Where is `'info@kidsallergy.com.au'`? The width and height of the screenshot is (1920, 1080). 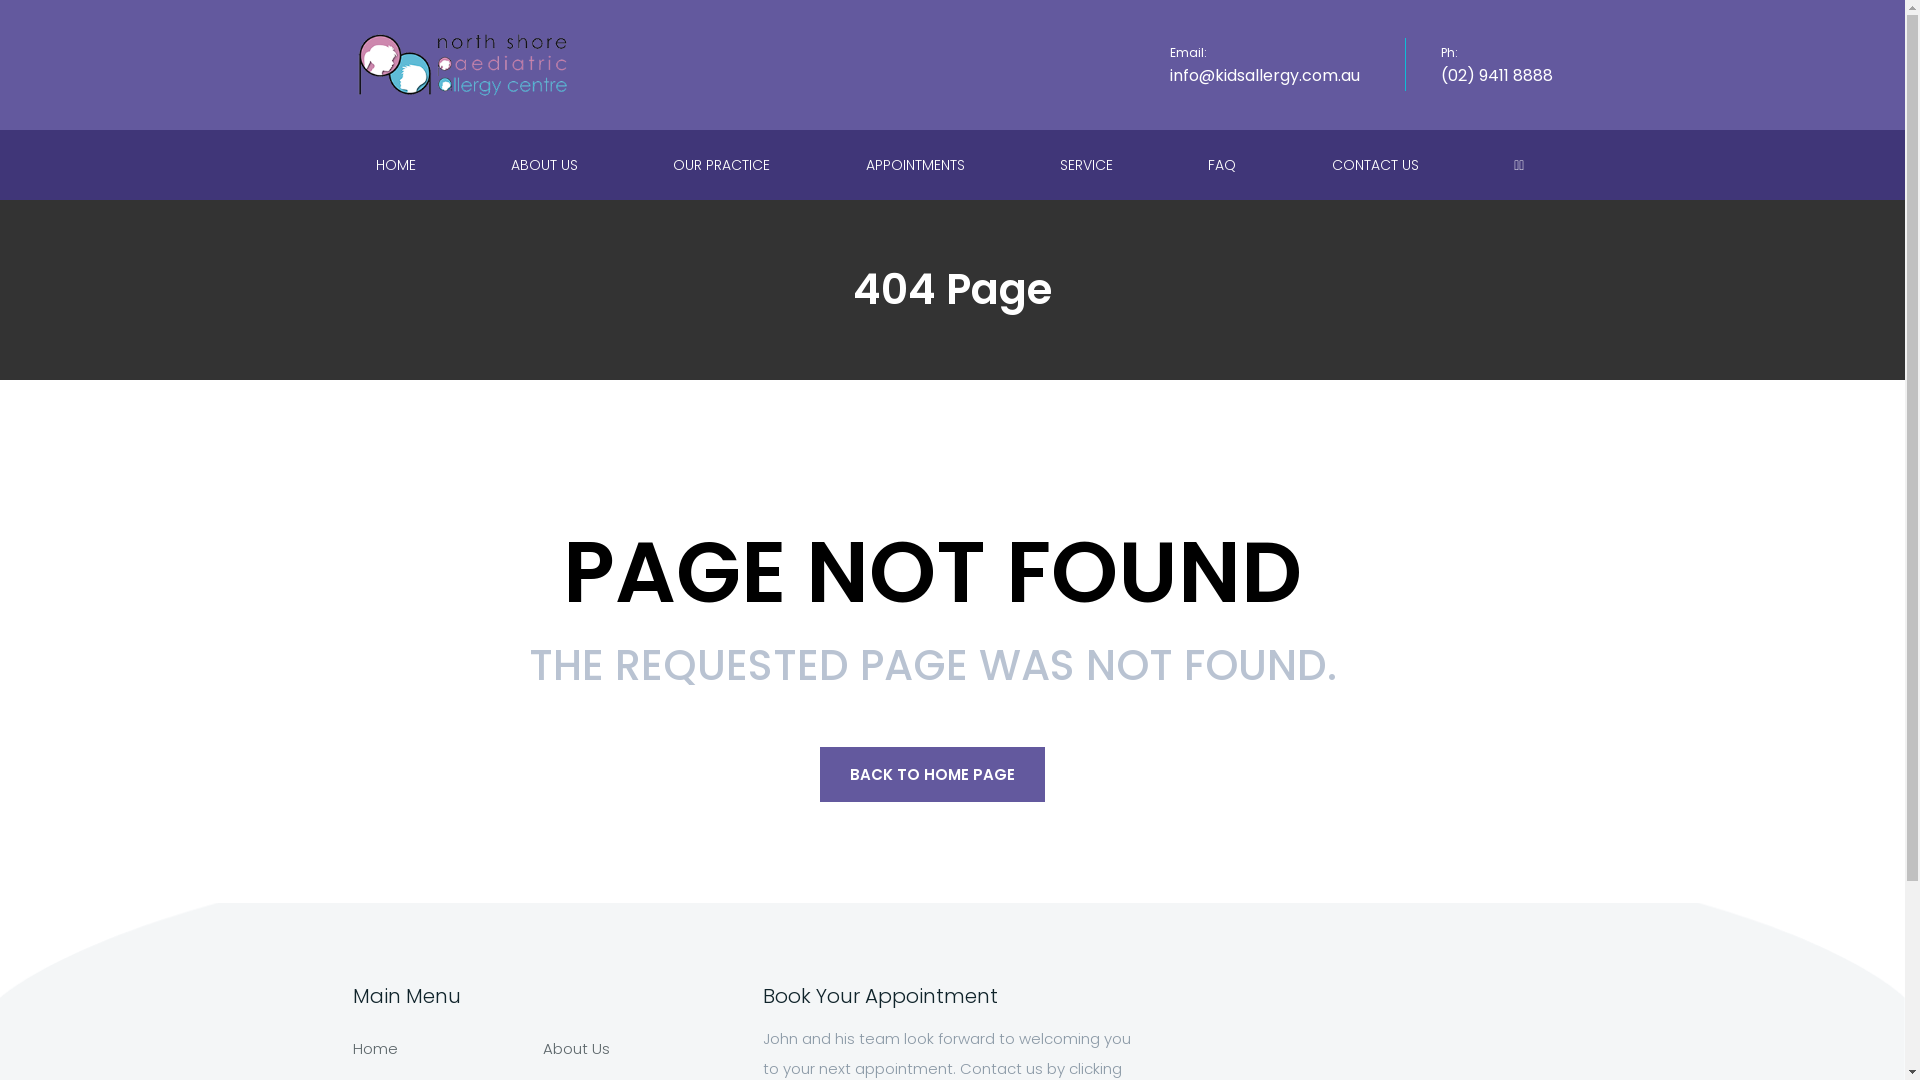 'info@kidsallergy.com.au' is located at coordinates (1264, 74).